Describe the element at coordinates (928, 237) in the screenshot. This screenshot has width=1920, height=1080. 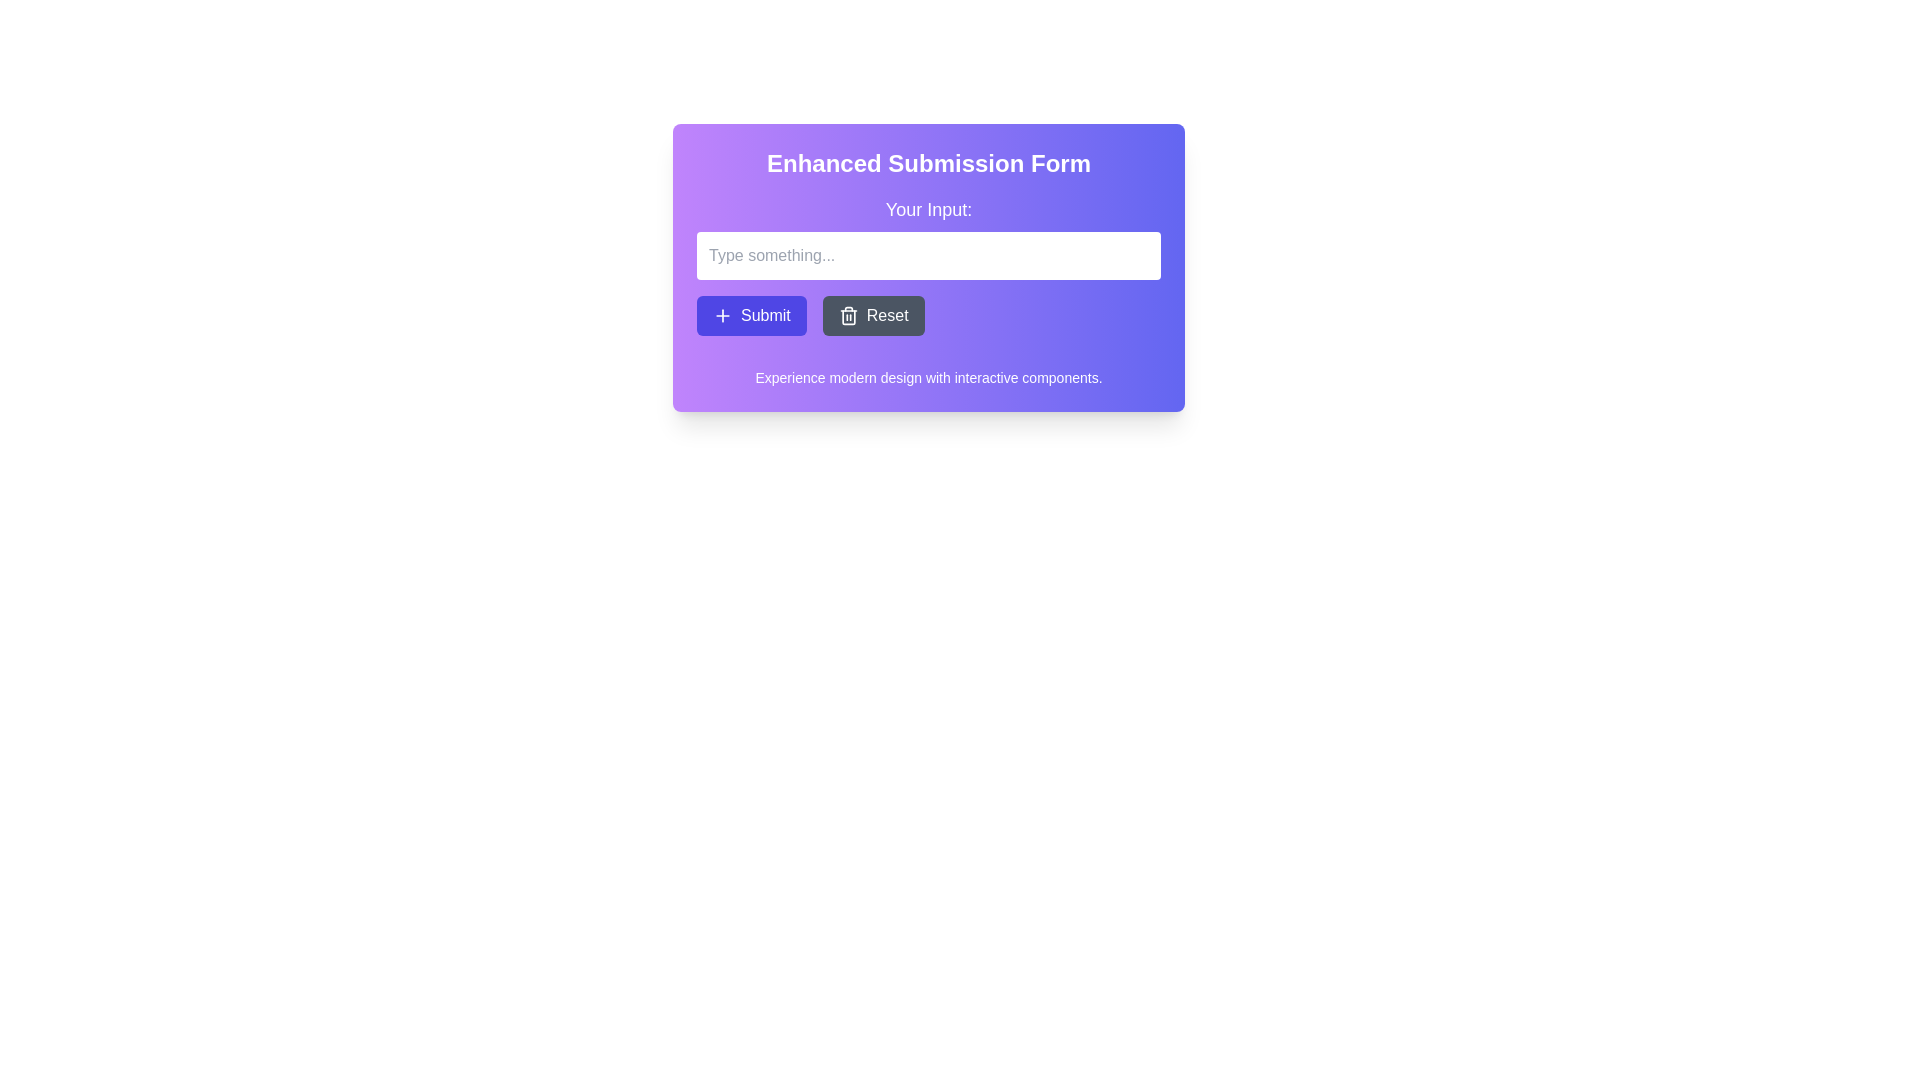
I see `the text input field labeled 'Your Input:' to focus on it` at that location.